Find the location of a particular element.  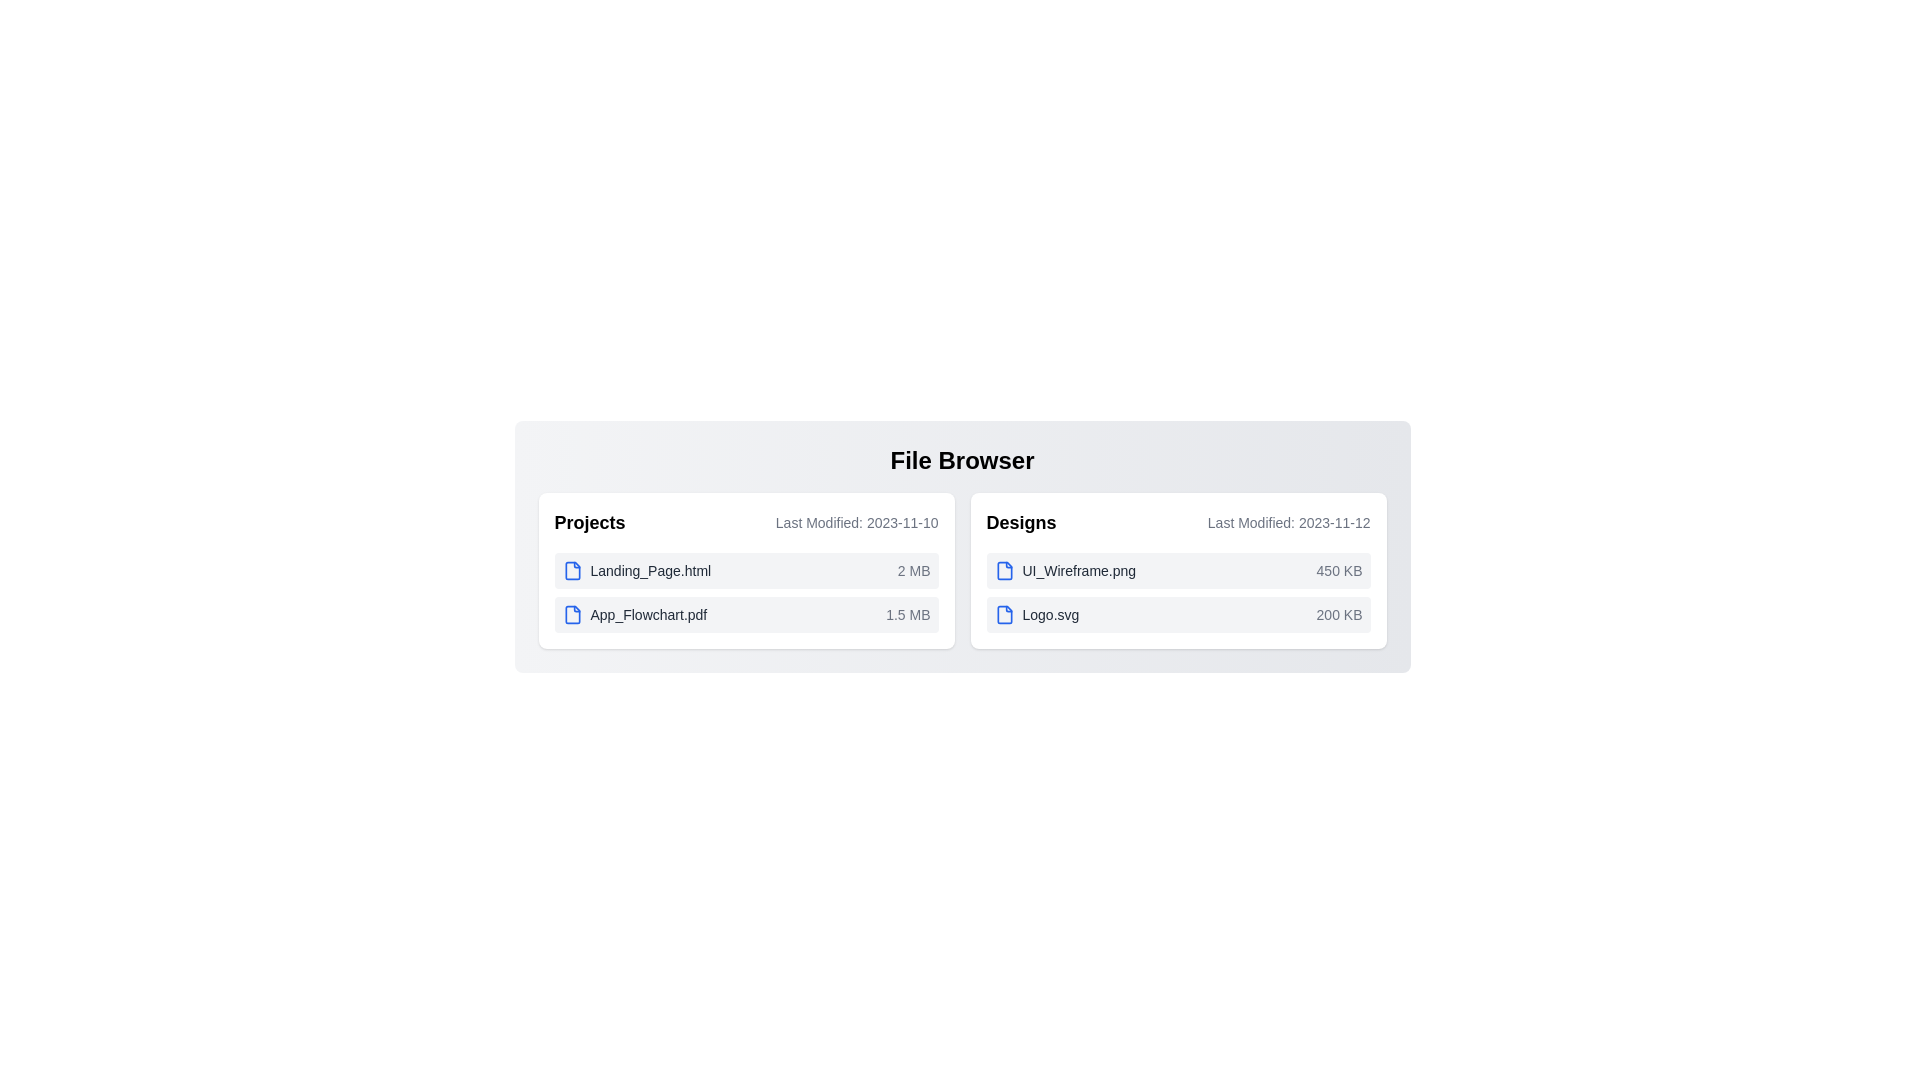

the file named App_Flowchart.pdf to select it is located at coordinates (633, 613).